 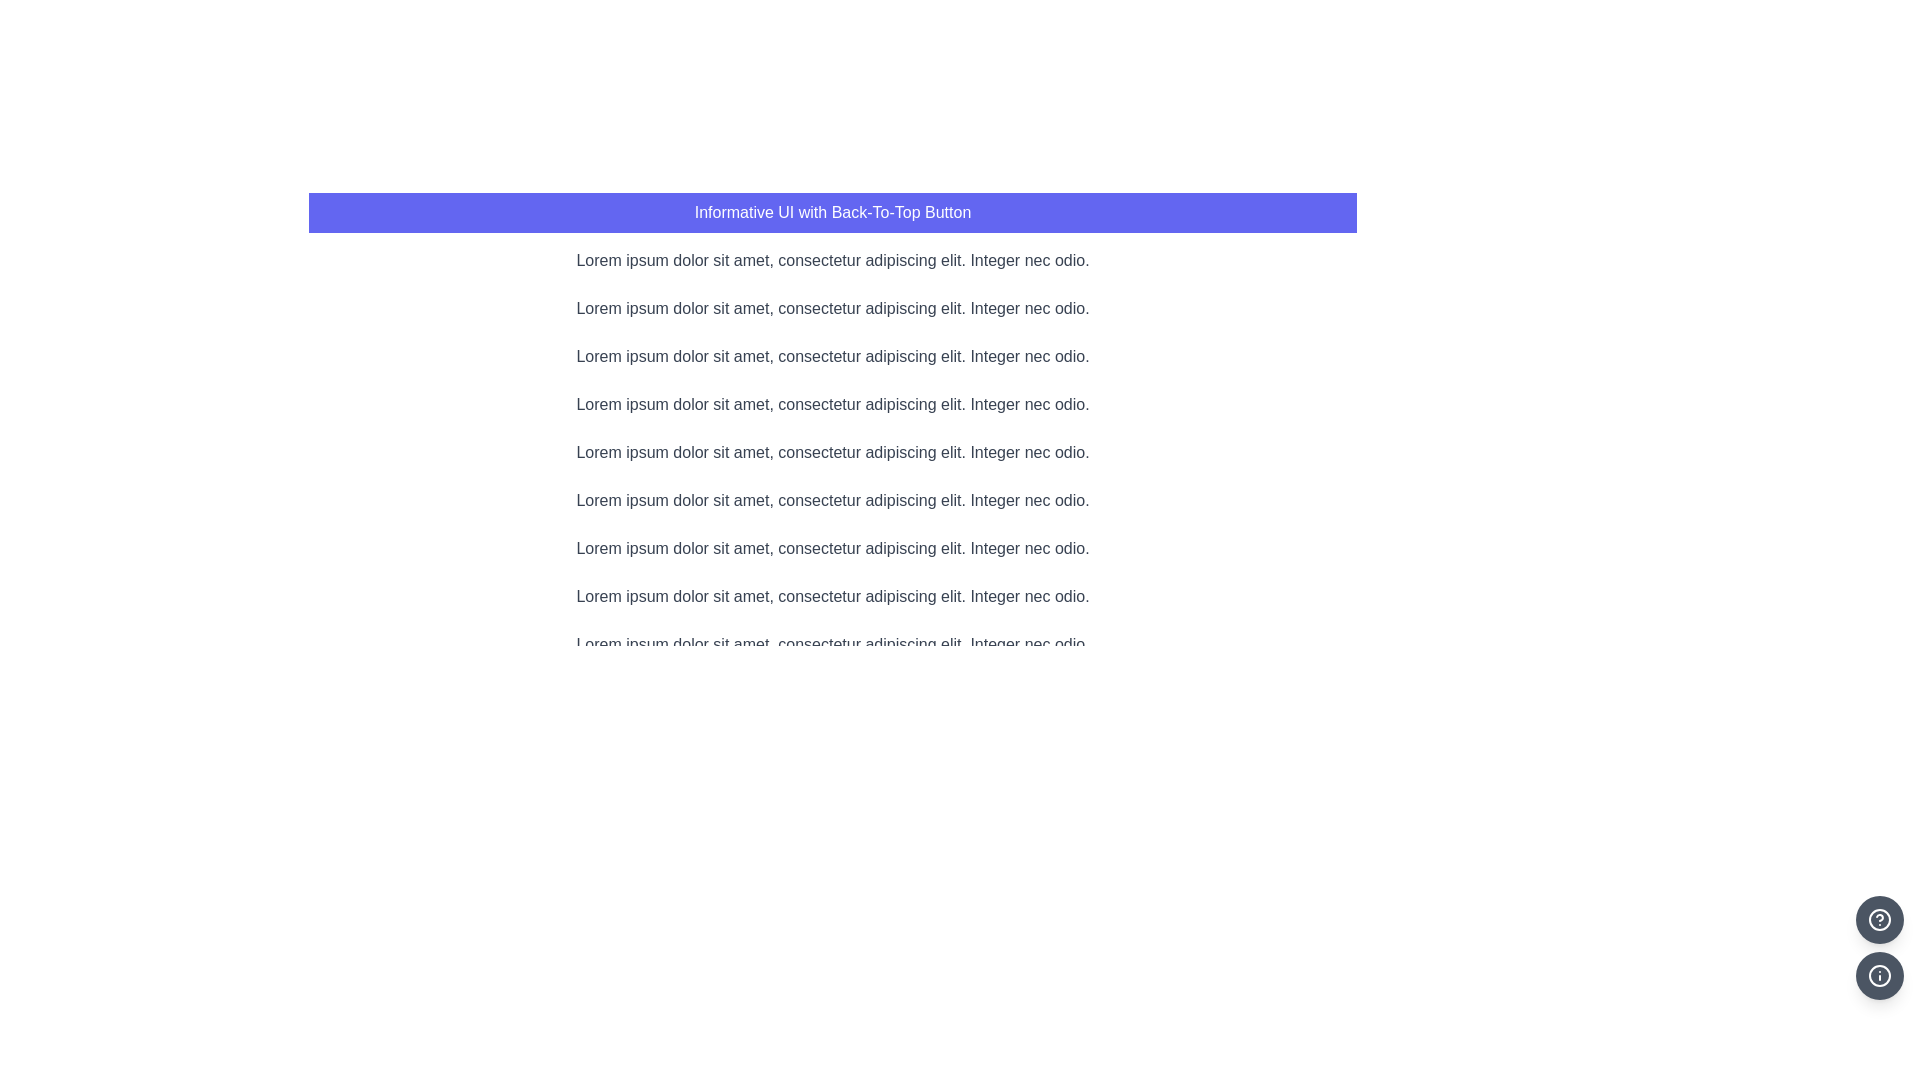 What do you see at coordinates (833, 212) in the screenshot?
I see `the textual header or banner at the top of the page` at bounding box center [833, 212].